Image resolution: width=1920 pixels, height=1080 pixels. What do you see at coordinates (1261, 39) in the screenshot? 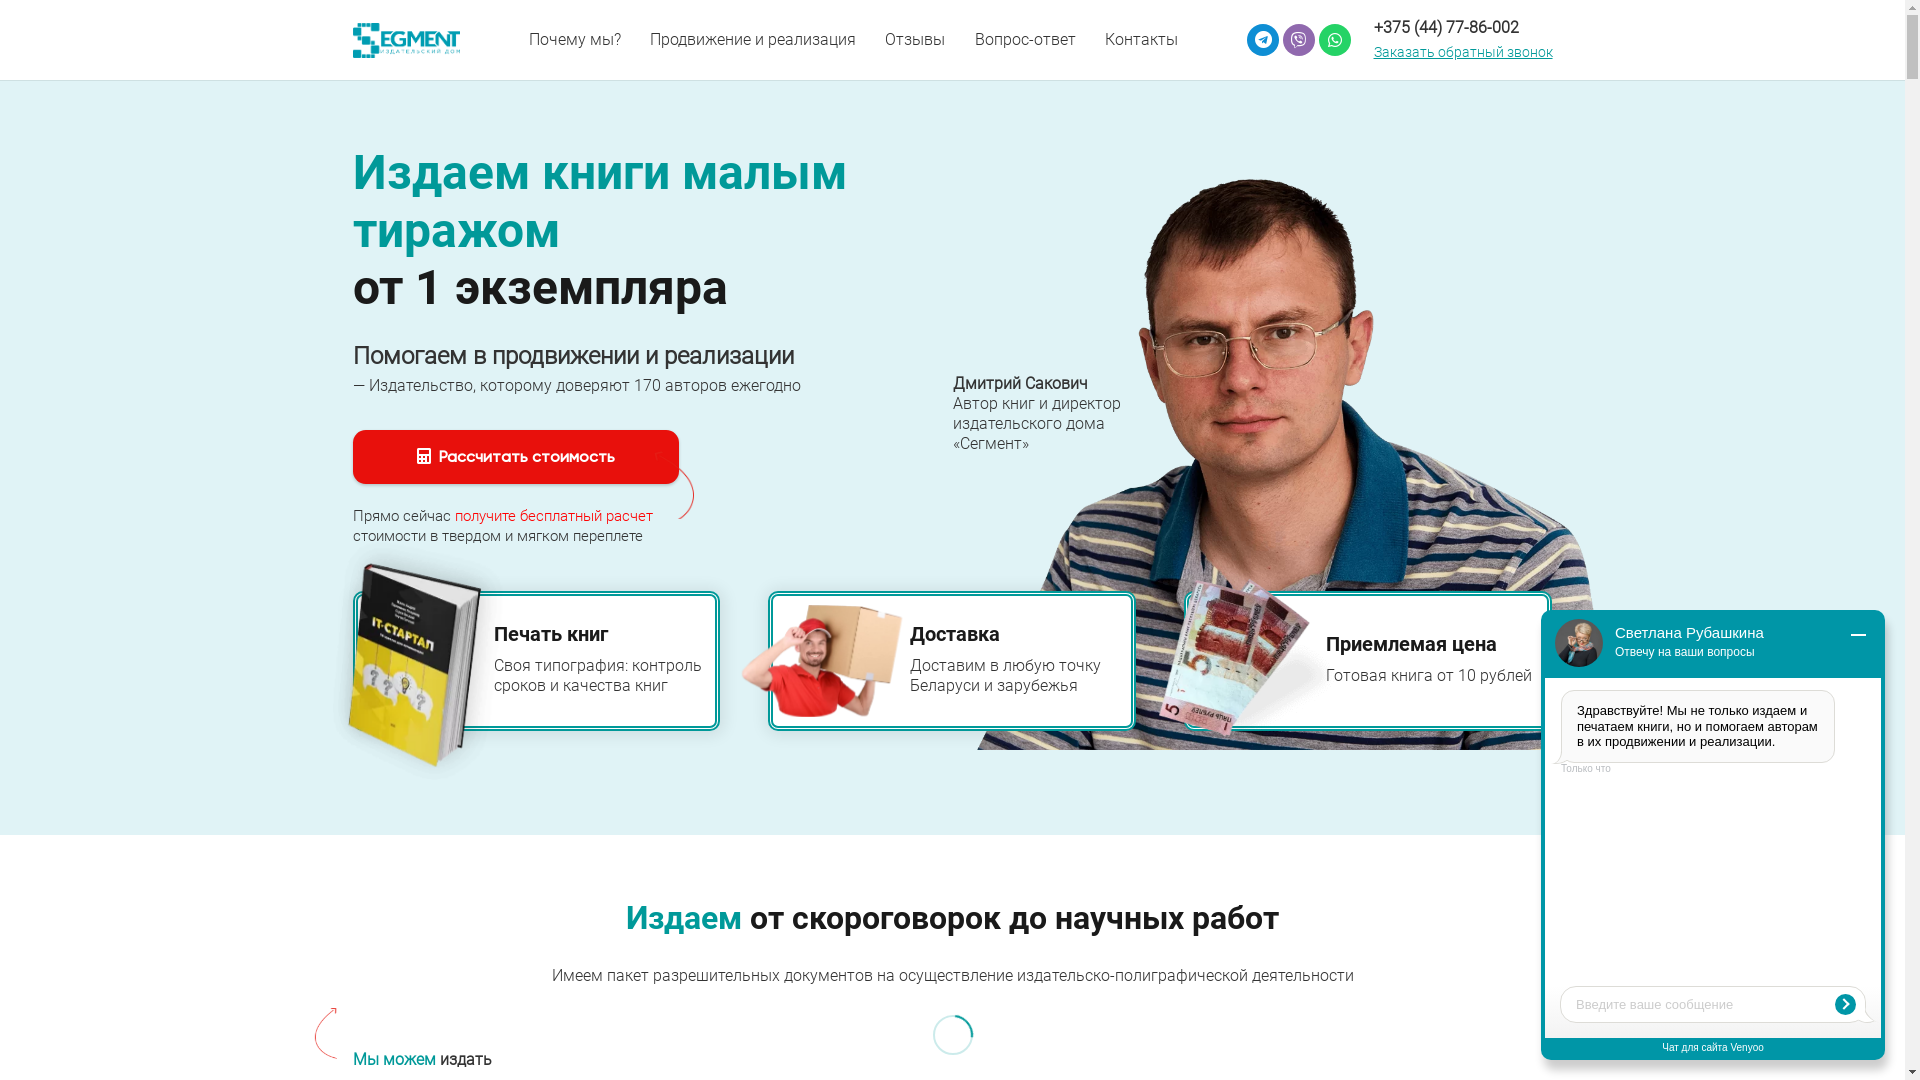
I see `'Telegram'` at bounding box center [1261, 39].